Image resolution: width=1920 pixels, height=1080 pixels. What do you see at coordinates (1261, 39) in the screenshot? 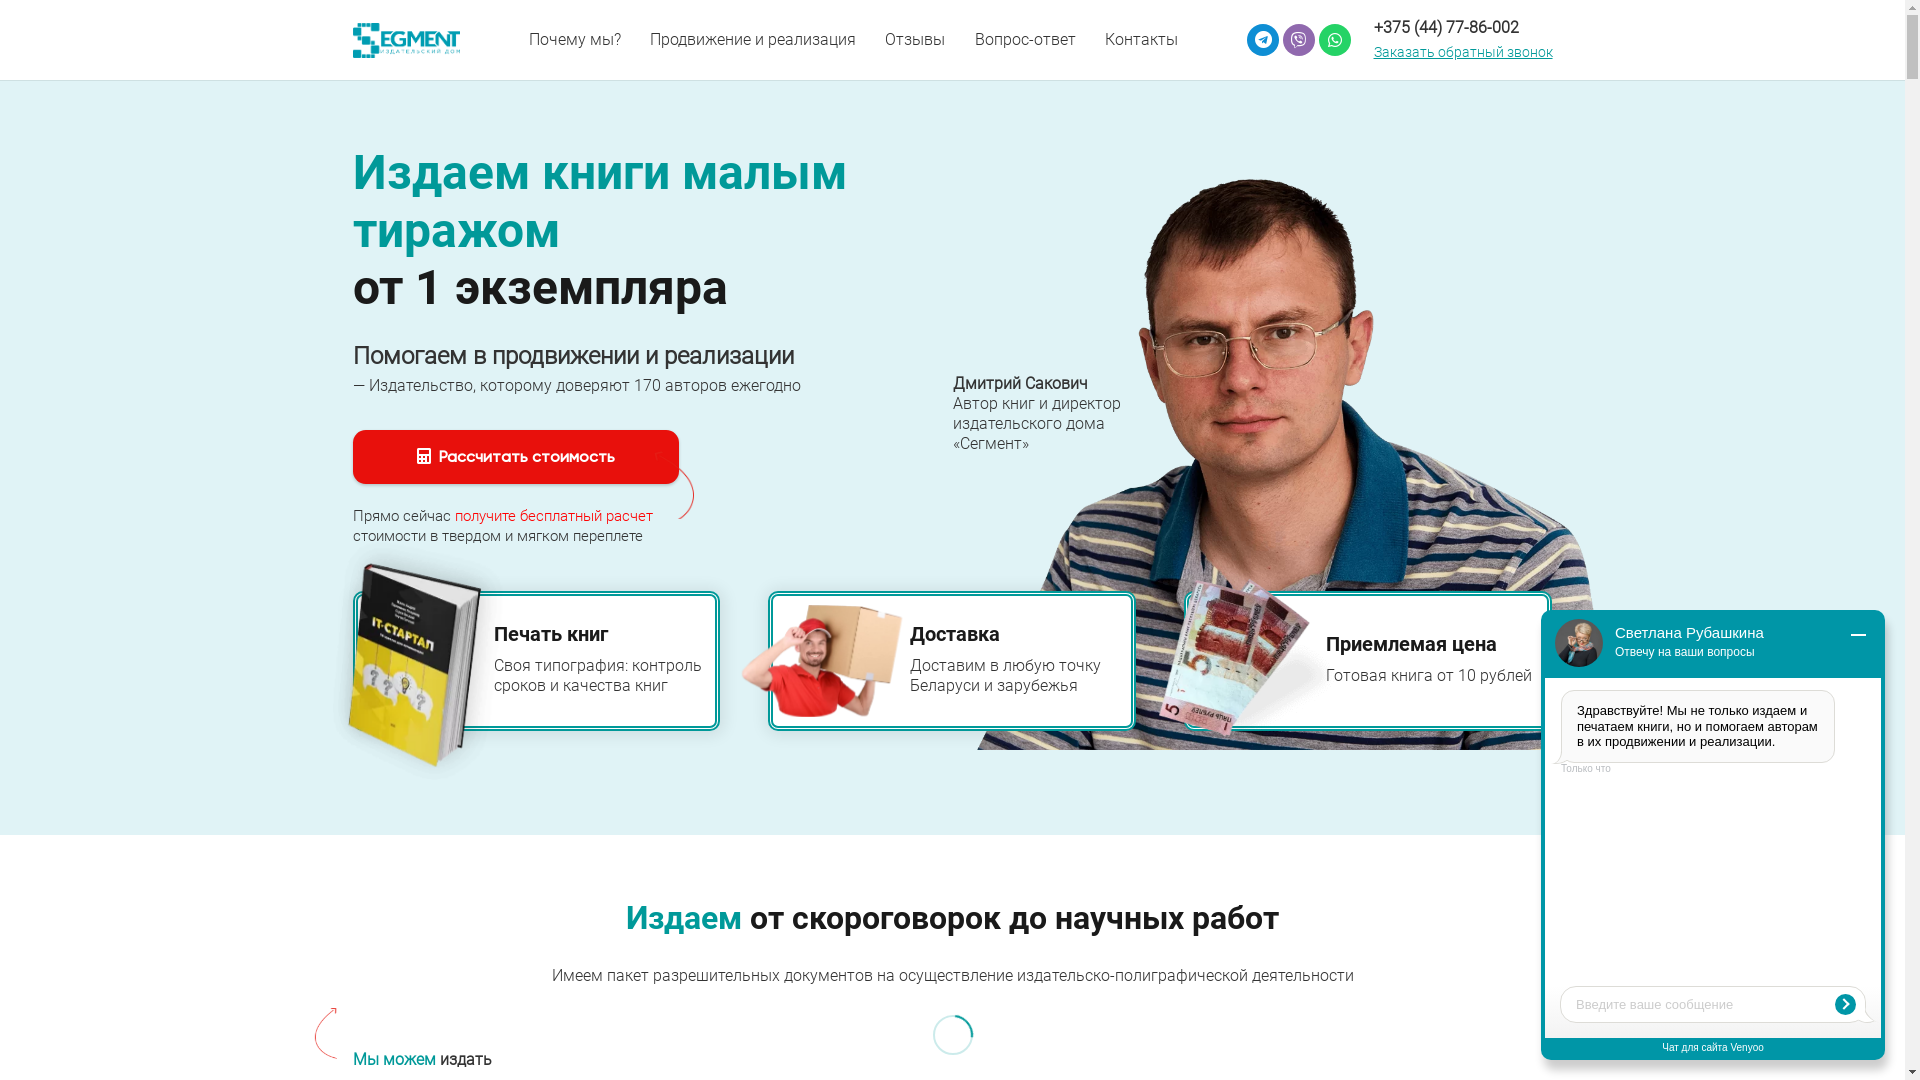
I see `'Telegram'` at bounding box center [1261, 39].